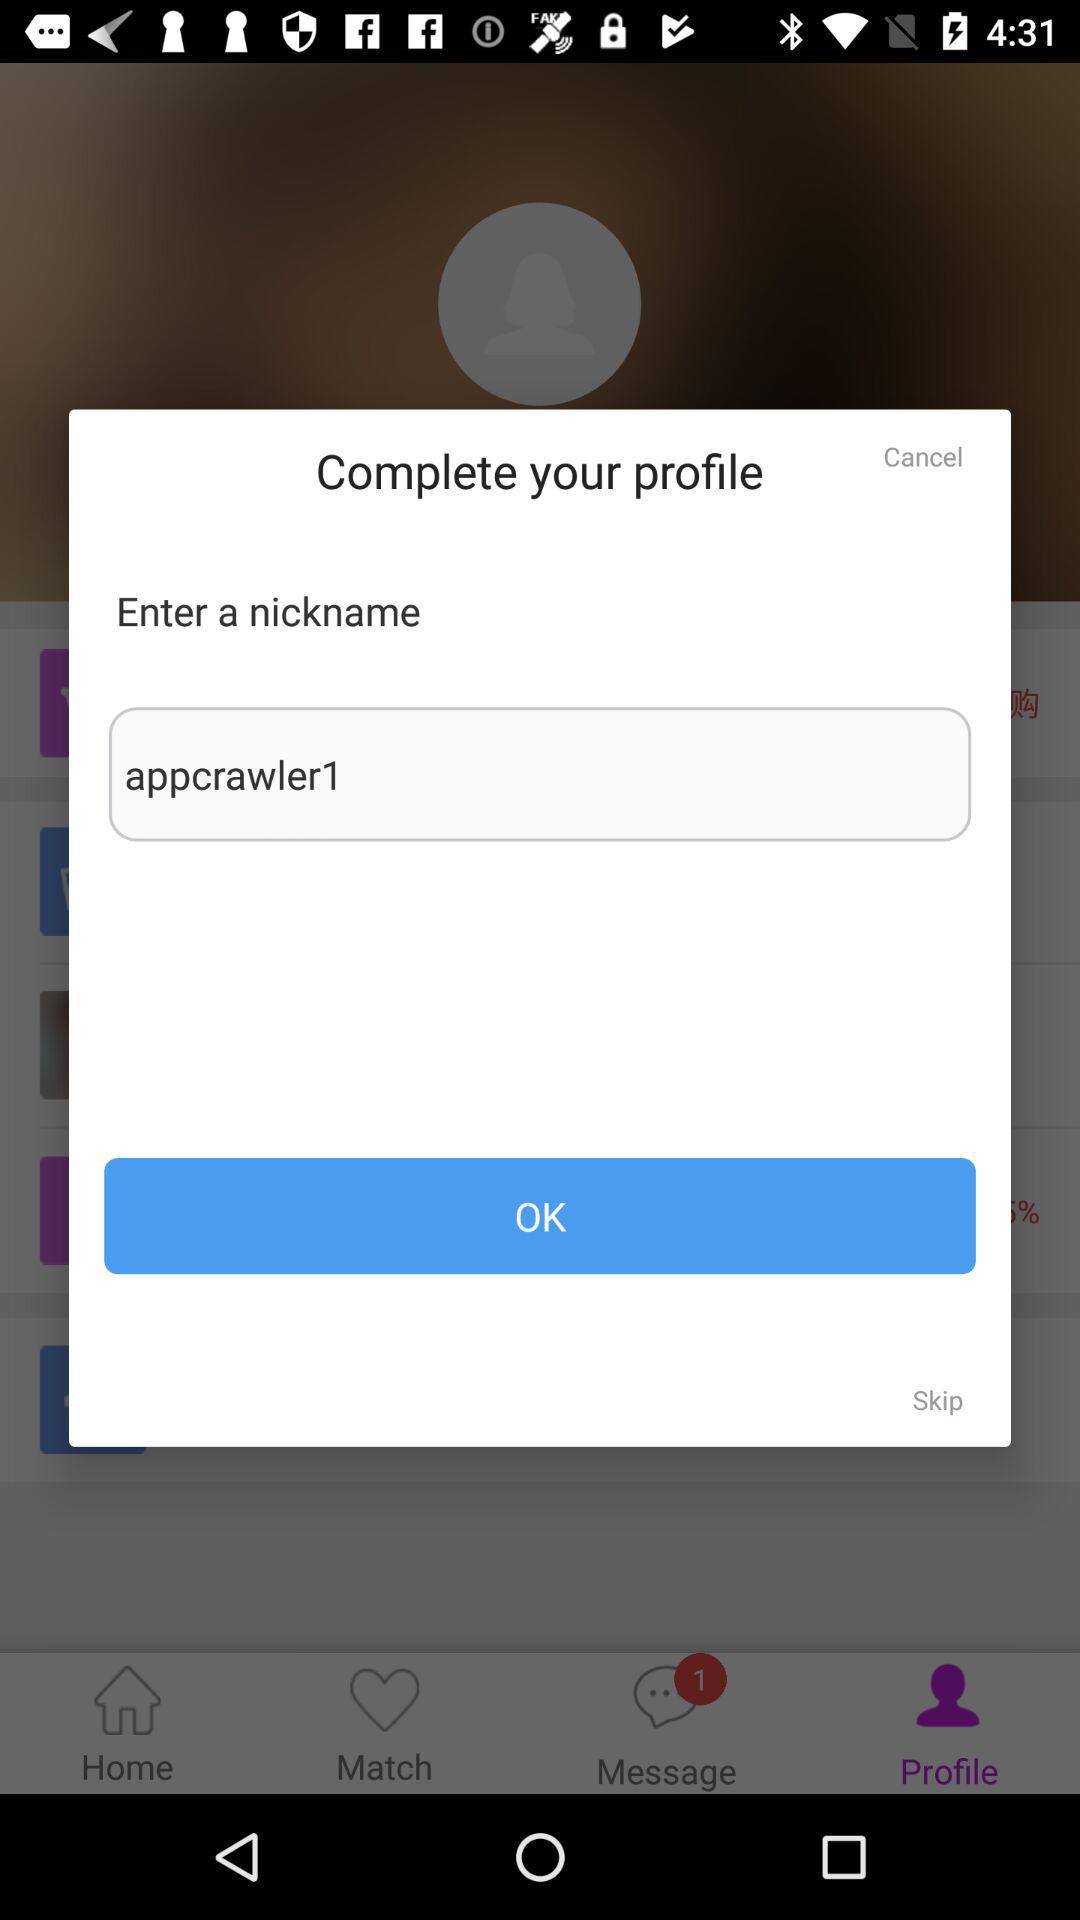 This screenshot has width=1080, height=1920. What do you see at coordinates (540, 773) in the screenshot?
I see `the appcrawler1 item` at bounding box center [540, 773].